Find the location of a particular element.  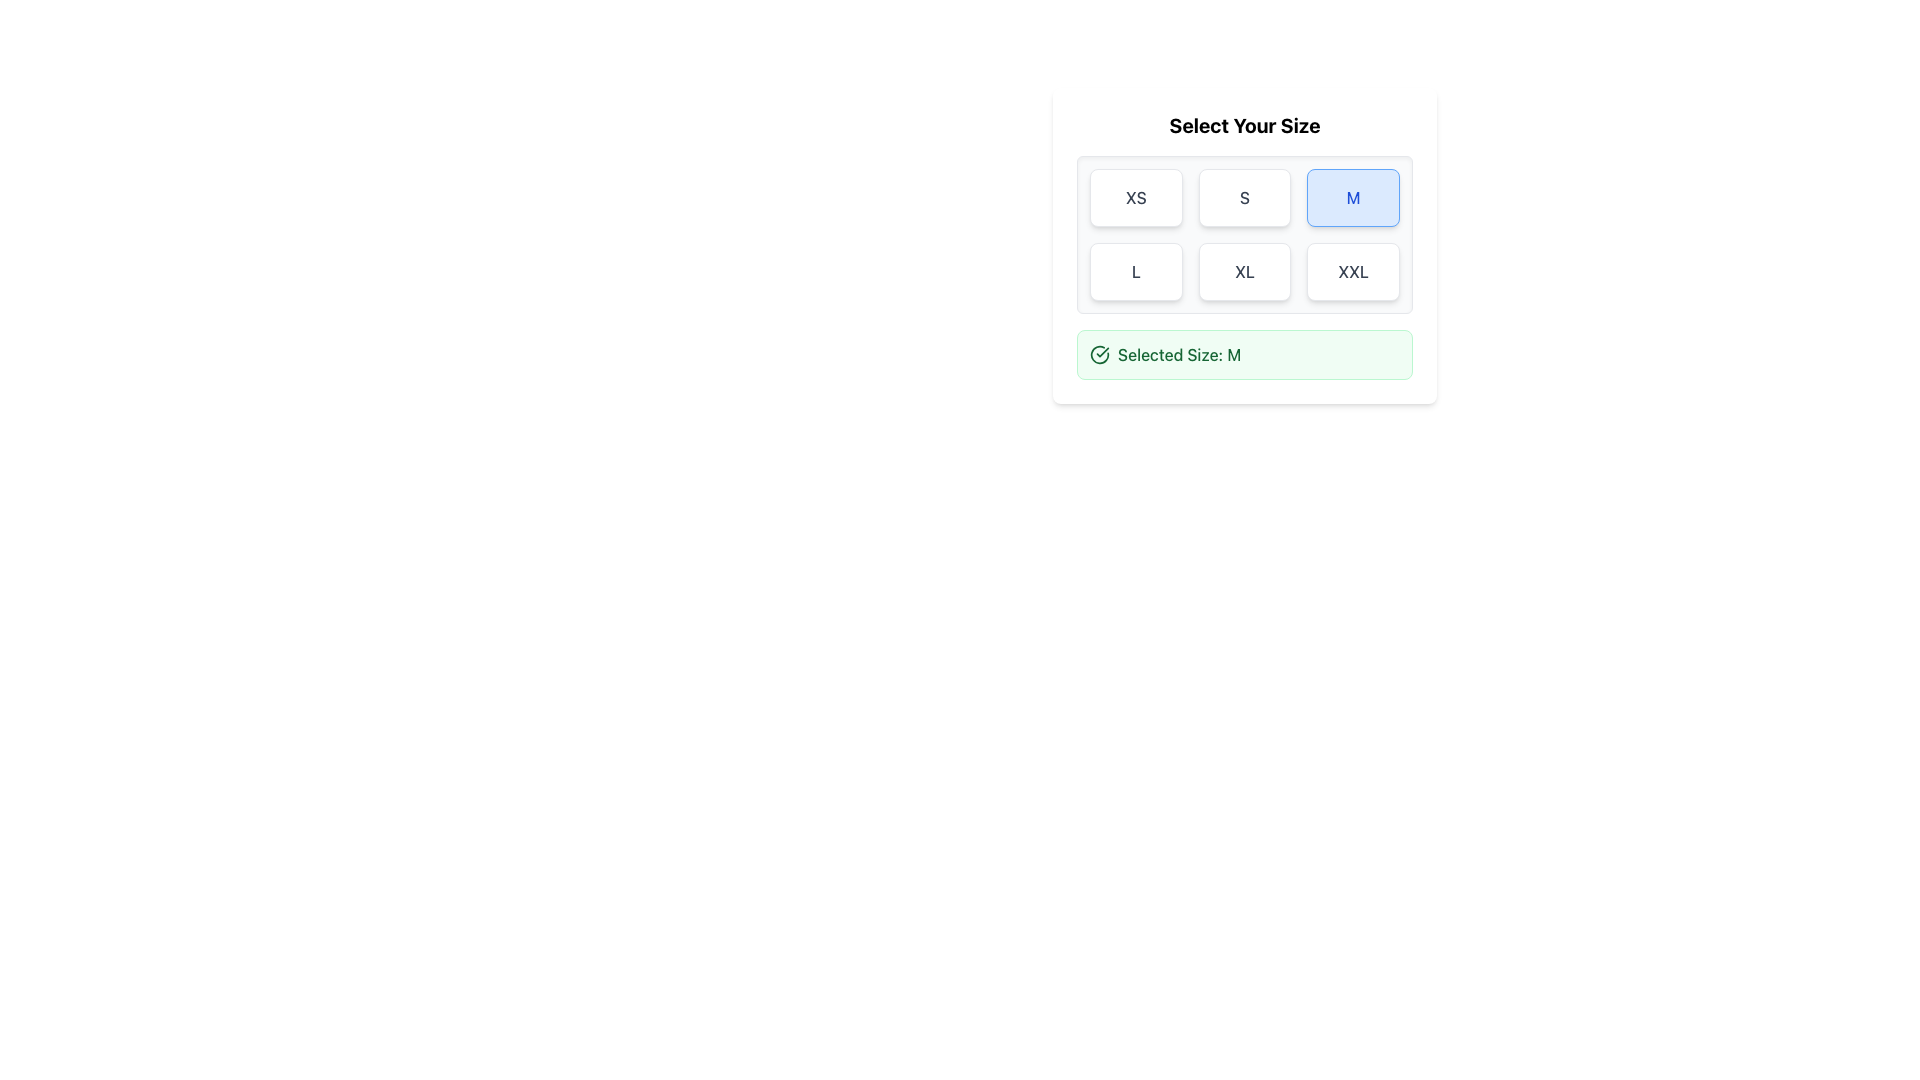

the square button labeled 'L' with a white background and gray border is located at coordinates (1136, 272).